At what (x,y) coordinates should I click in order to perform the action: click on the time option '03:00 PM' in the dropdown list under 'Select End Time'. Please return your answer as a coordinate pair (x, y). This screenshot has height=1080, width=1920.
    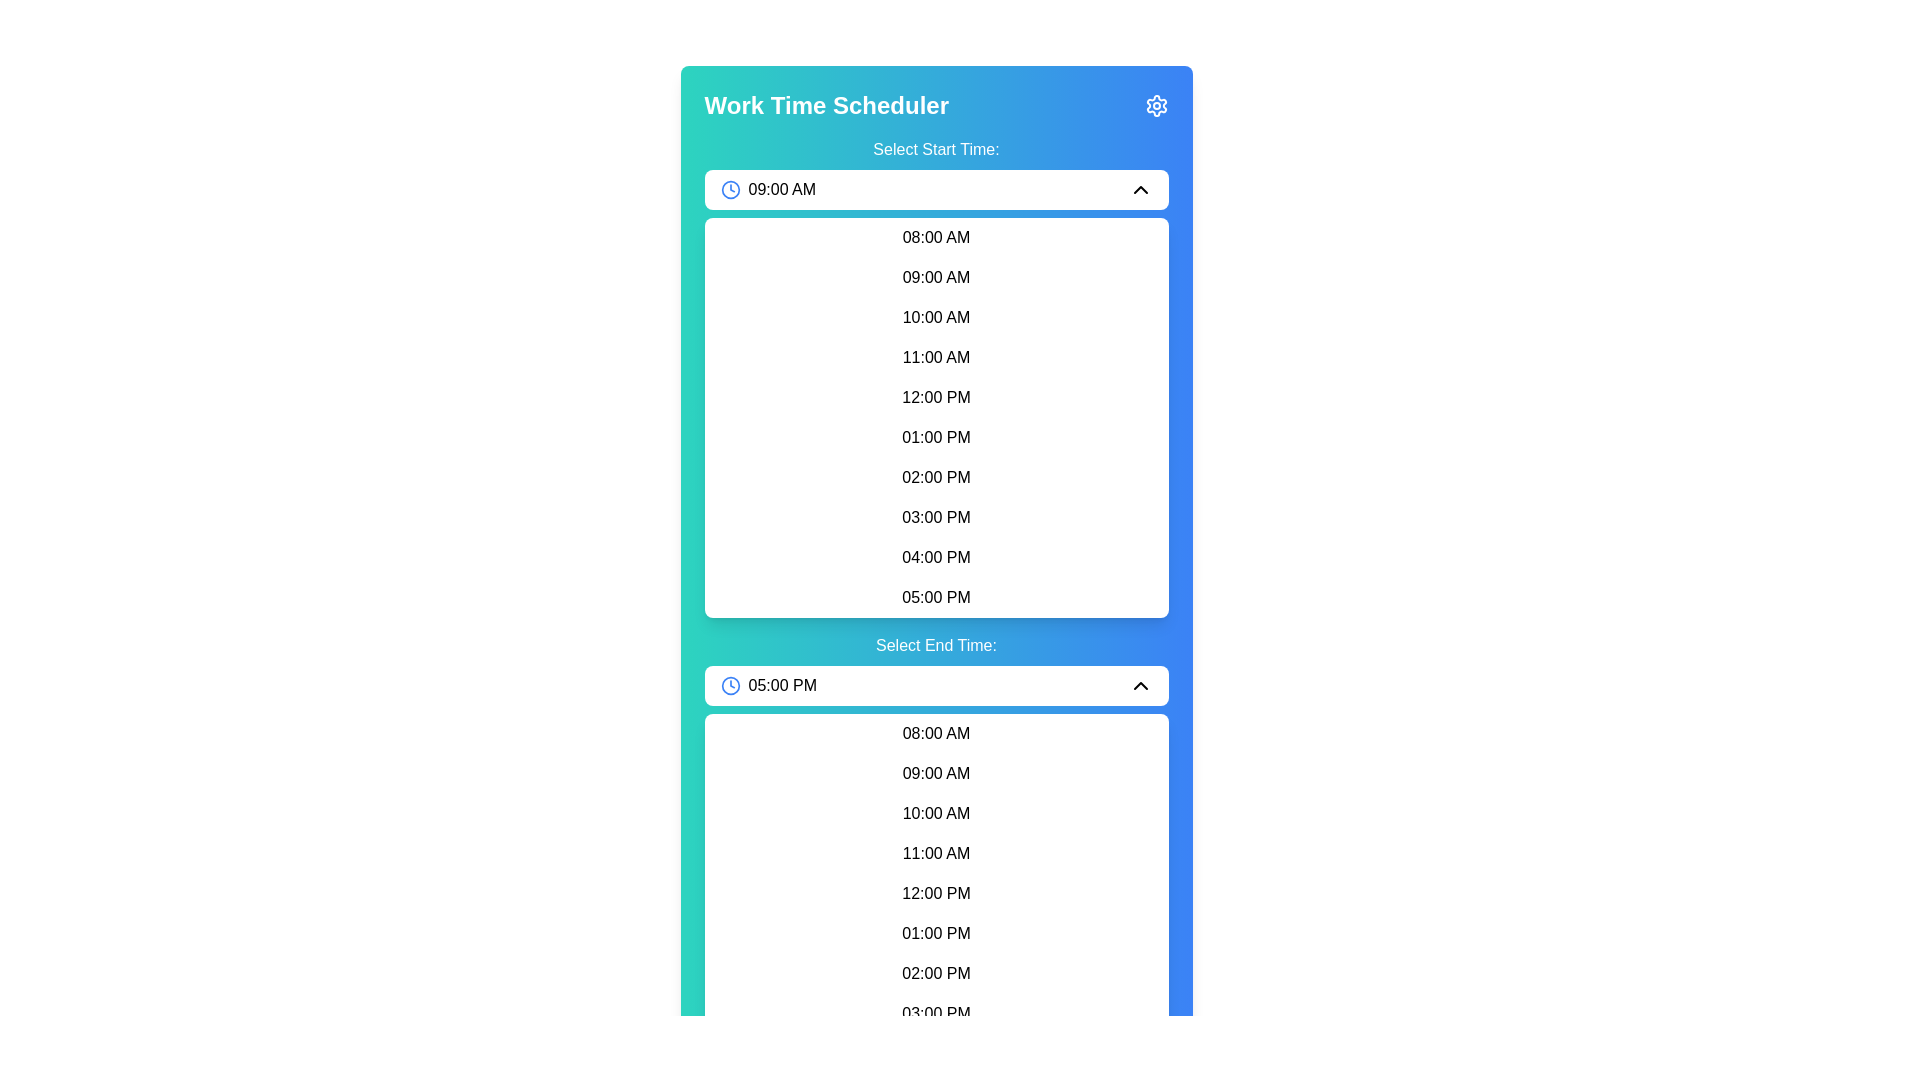
    Looking at the image, I should click on (935, 1014).